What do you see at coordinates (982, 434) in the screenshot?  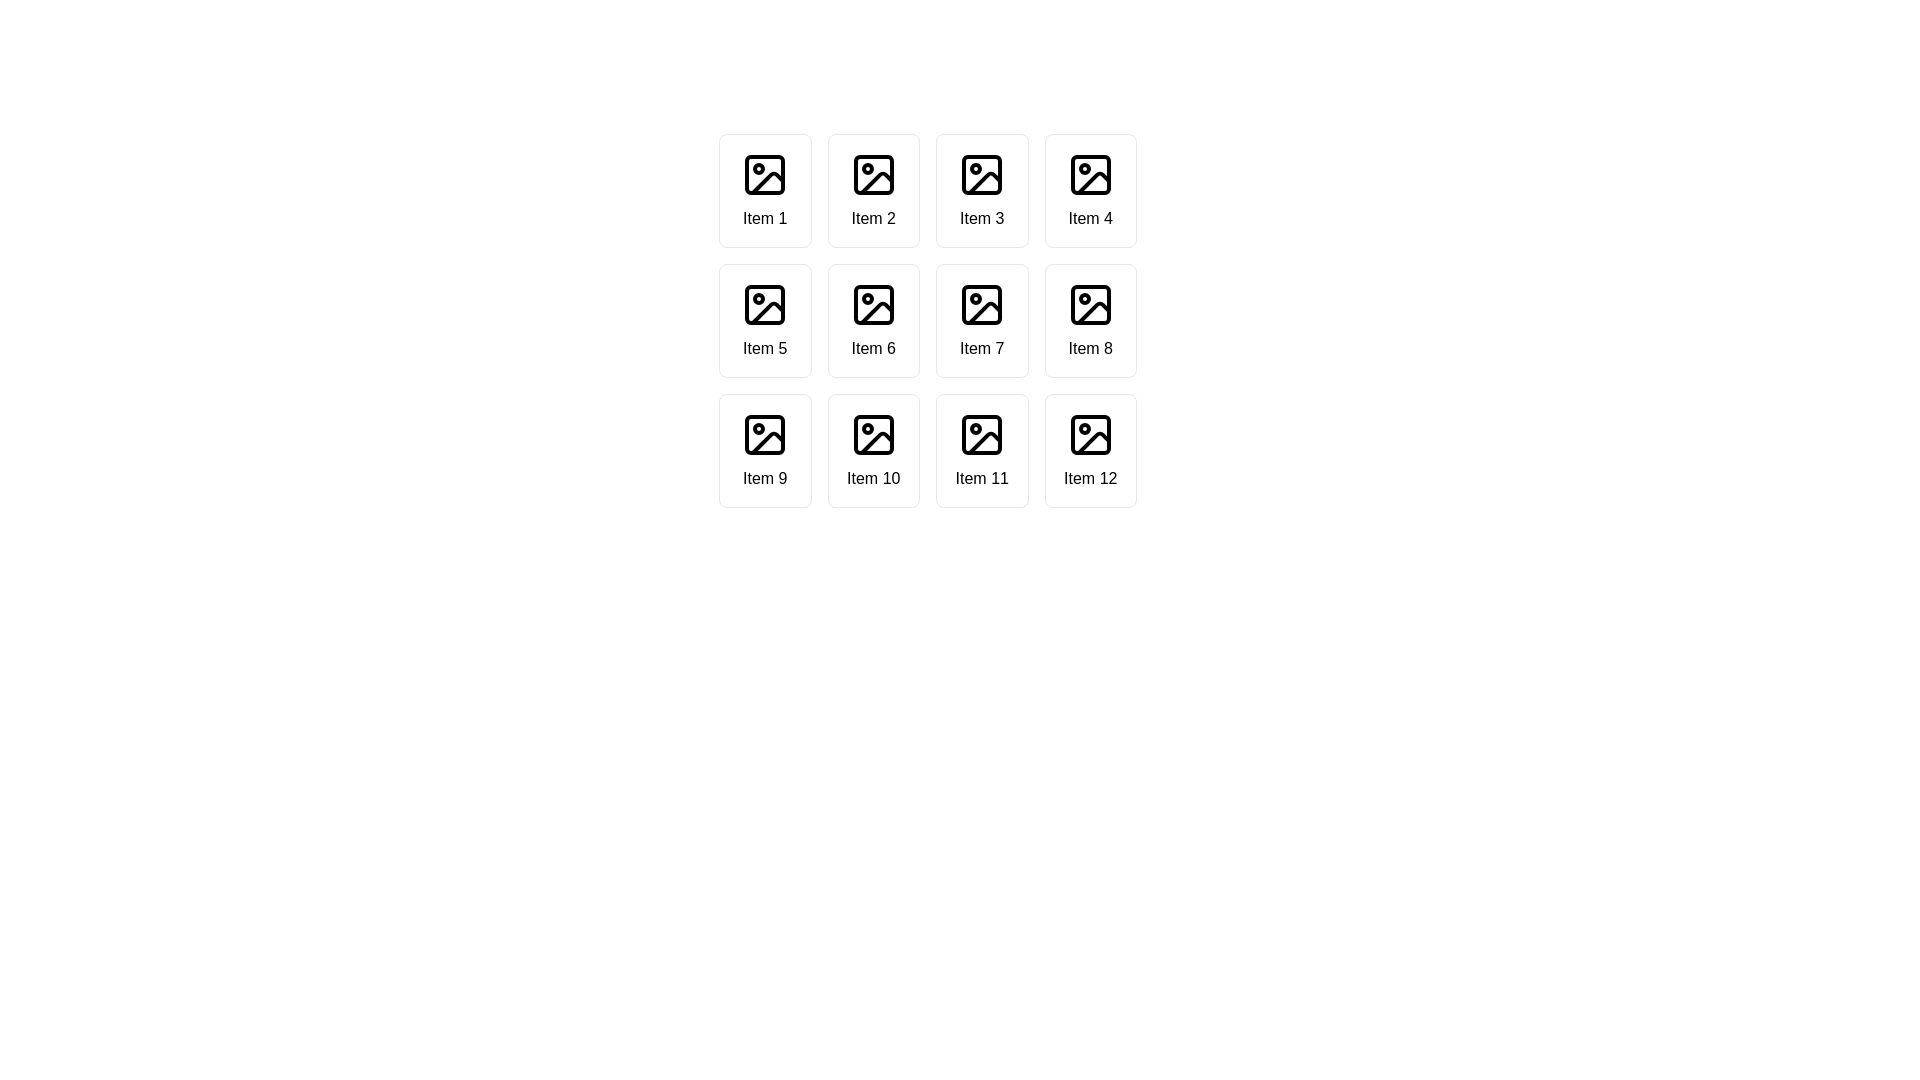 I see `the icon representing the media item associated with 'Item 11', located in the third row and third column of a 4x3 grid layout` at bounding box center [982, 434].